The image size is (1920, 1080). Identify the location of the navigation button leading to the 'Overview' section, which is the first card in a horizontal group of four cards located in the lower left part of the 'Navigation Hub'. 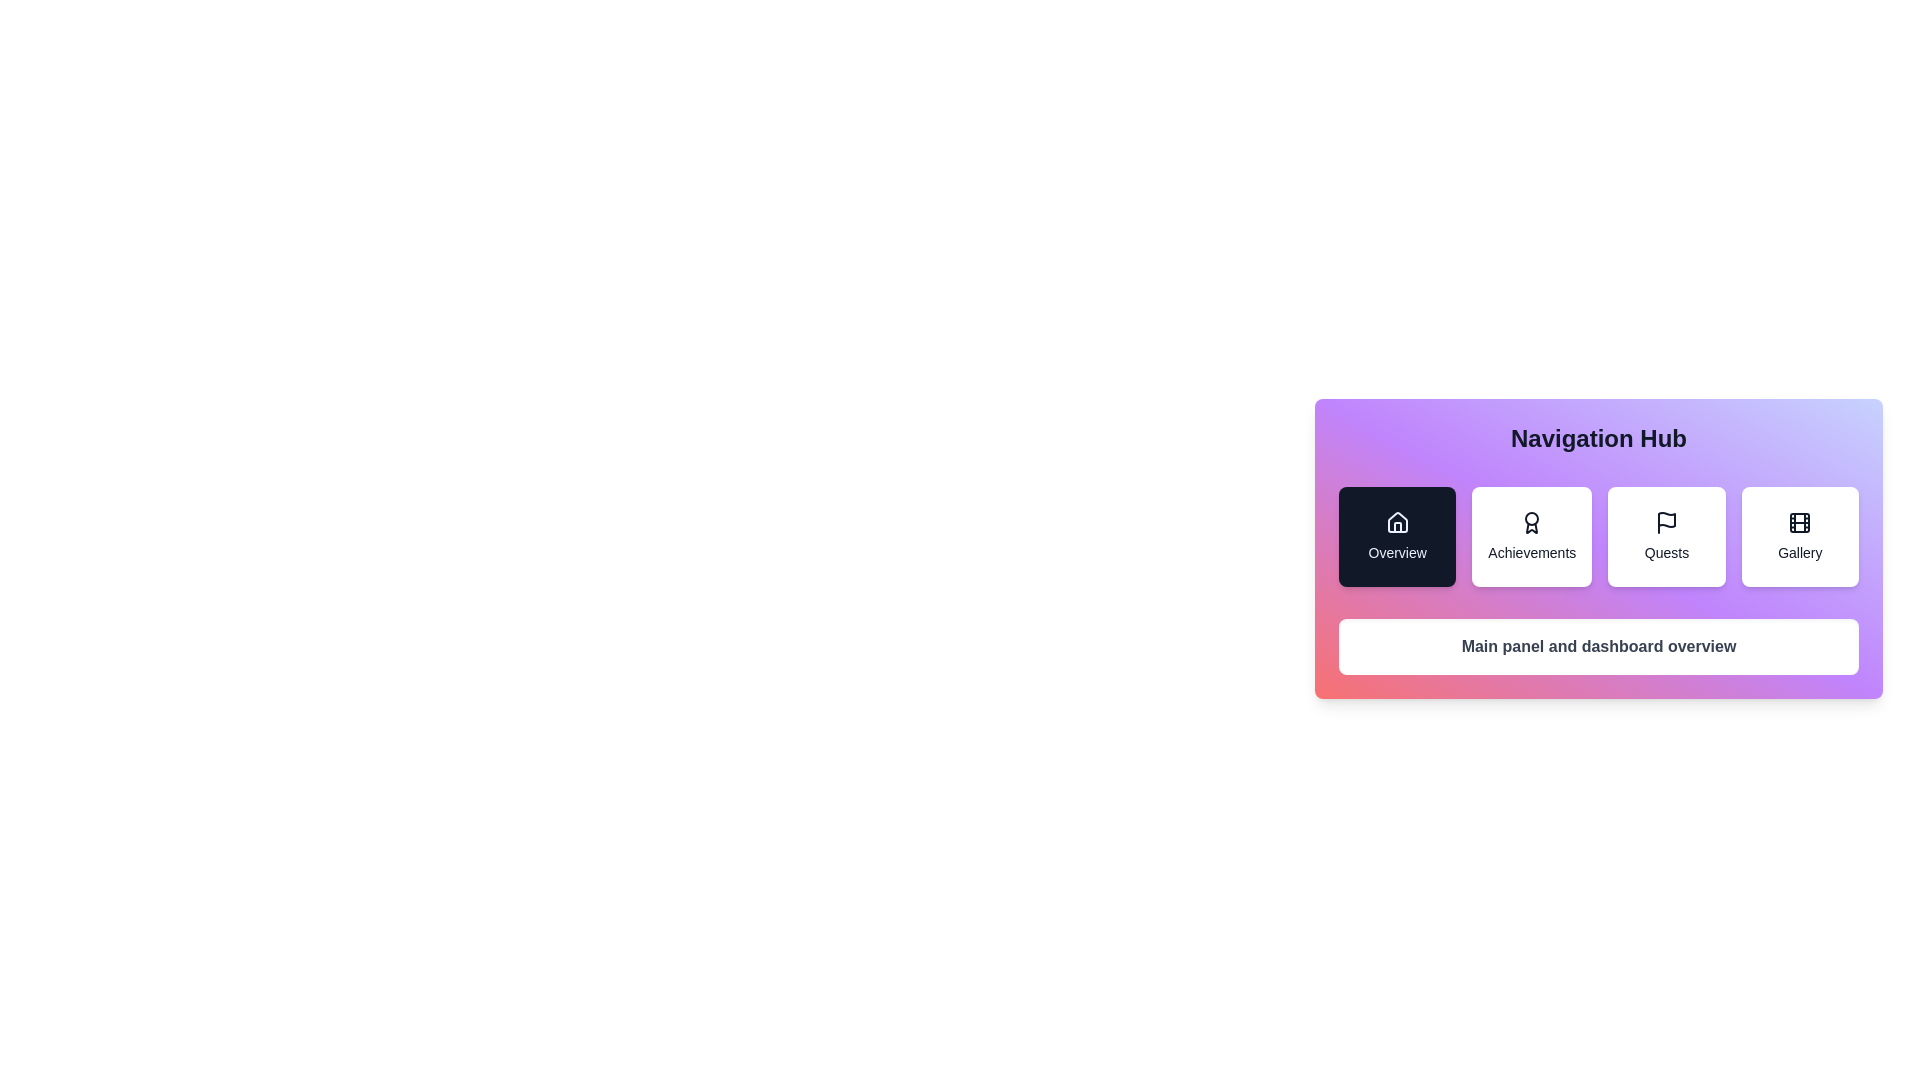
(1396, 535).